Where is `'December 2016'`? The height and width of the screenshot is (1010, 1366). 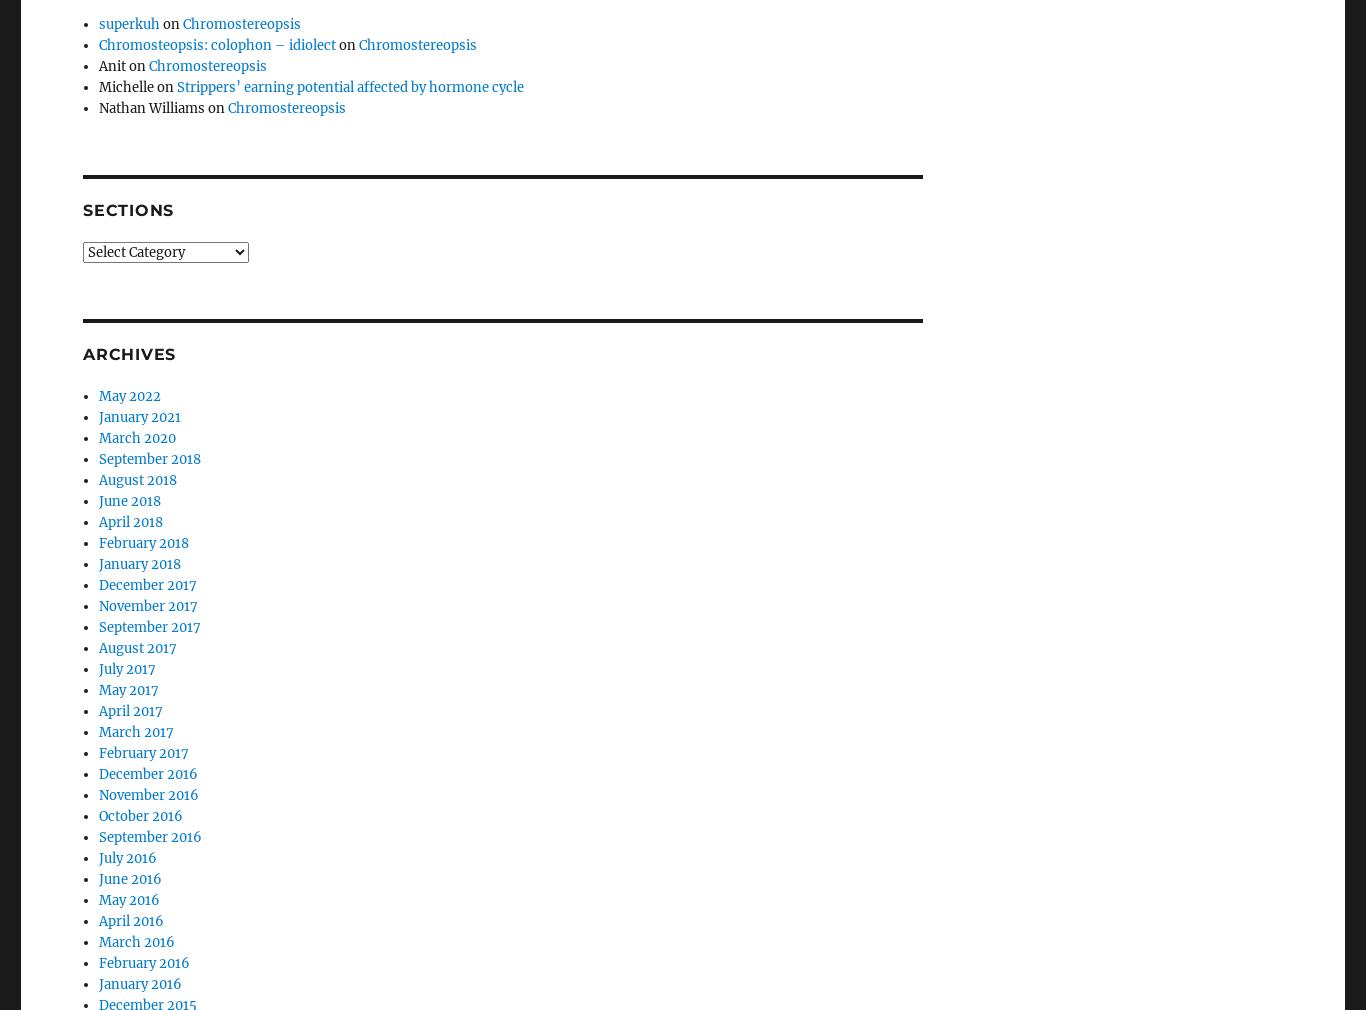
'December 2016' is located at coordinates (147, 718).